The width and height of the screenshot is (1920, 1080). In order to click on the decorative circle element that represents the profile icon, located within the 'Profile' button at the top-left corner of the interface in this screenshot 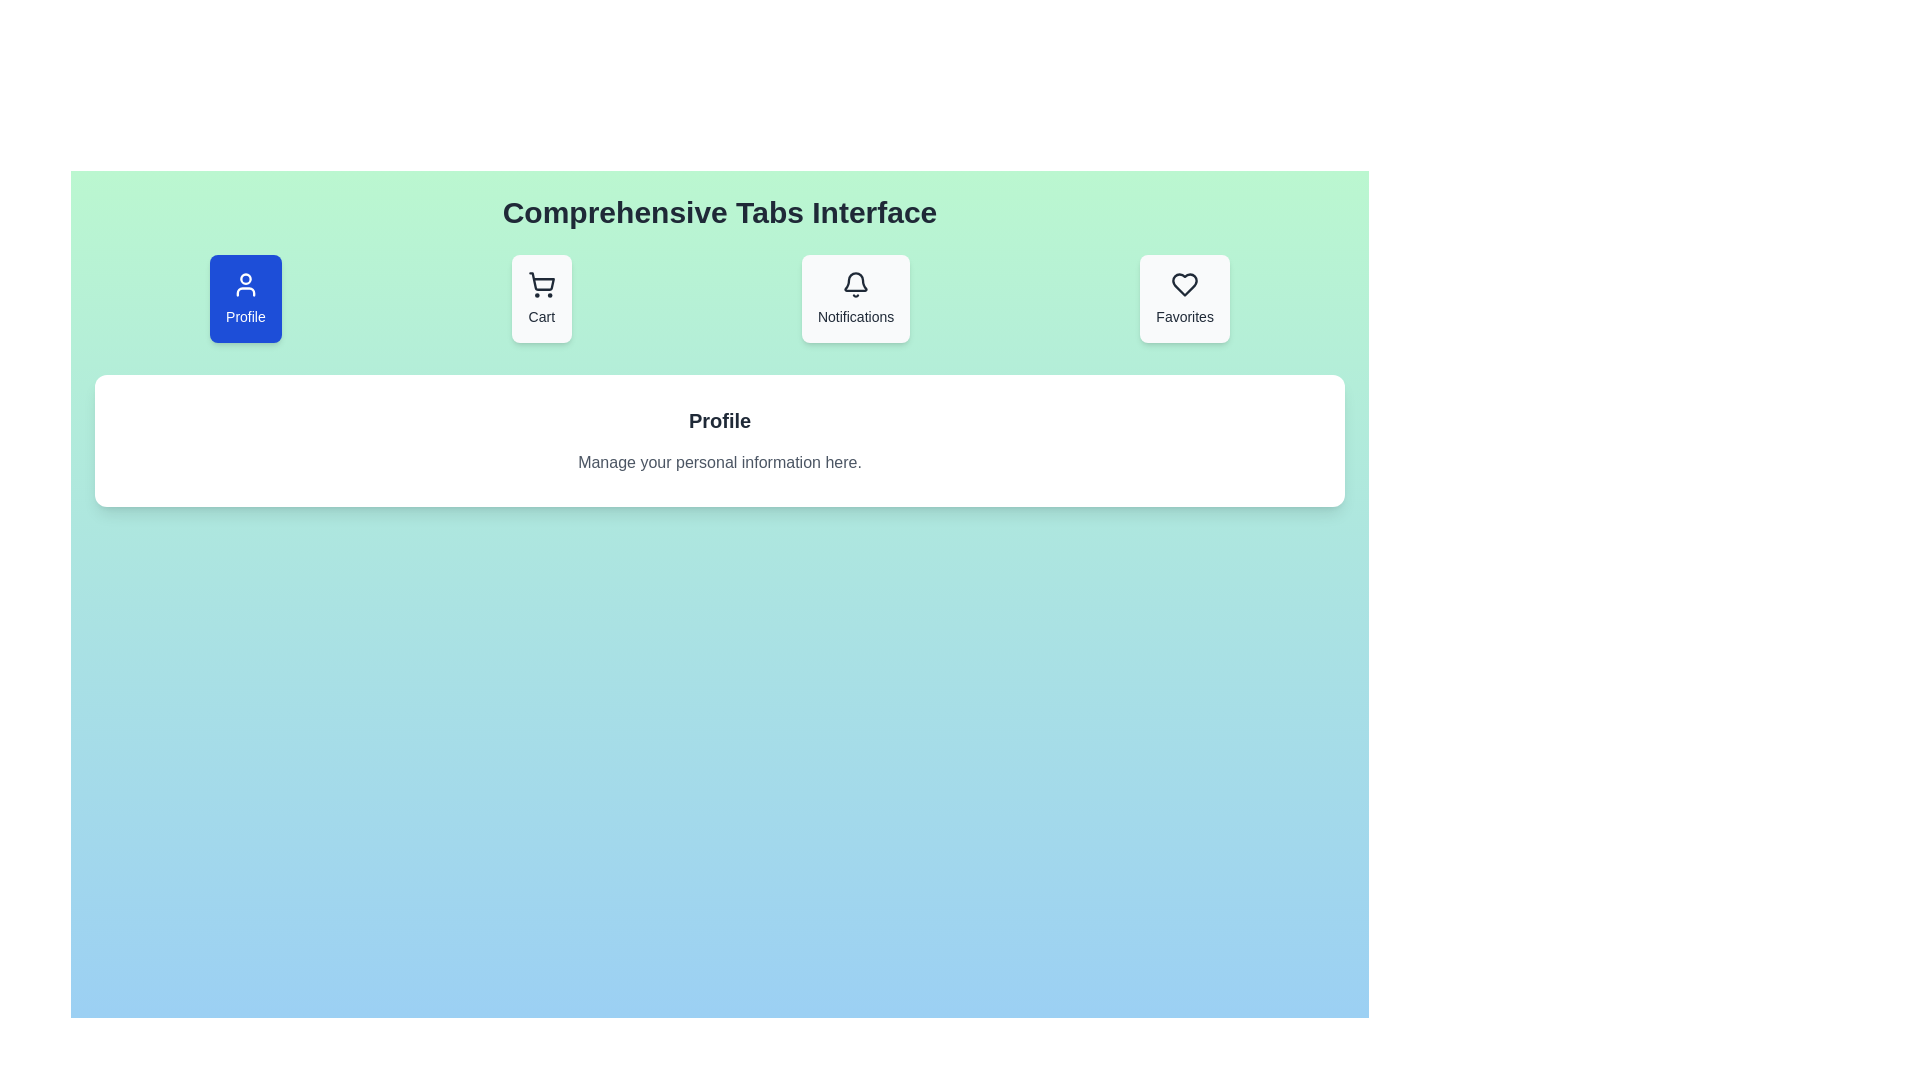, I will do `click(244, 279)`.